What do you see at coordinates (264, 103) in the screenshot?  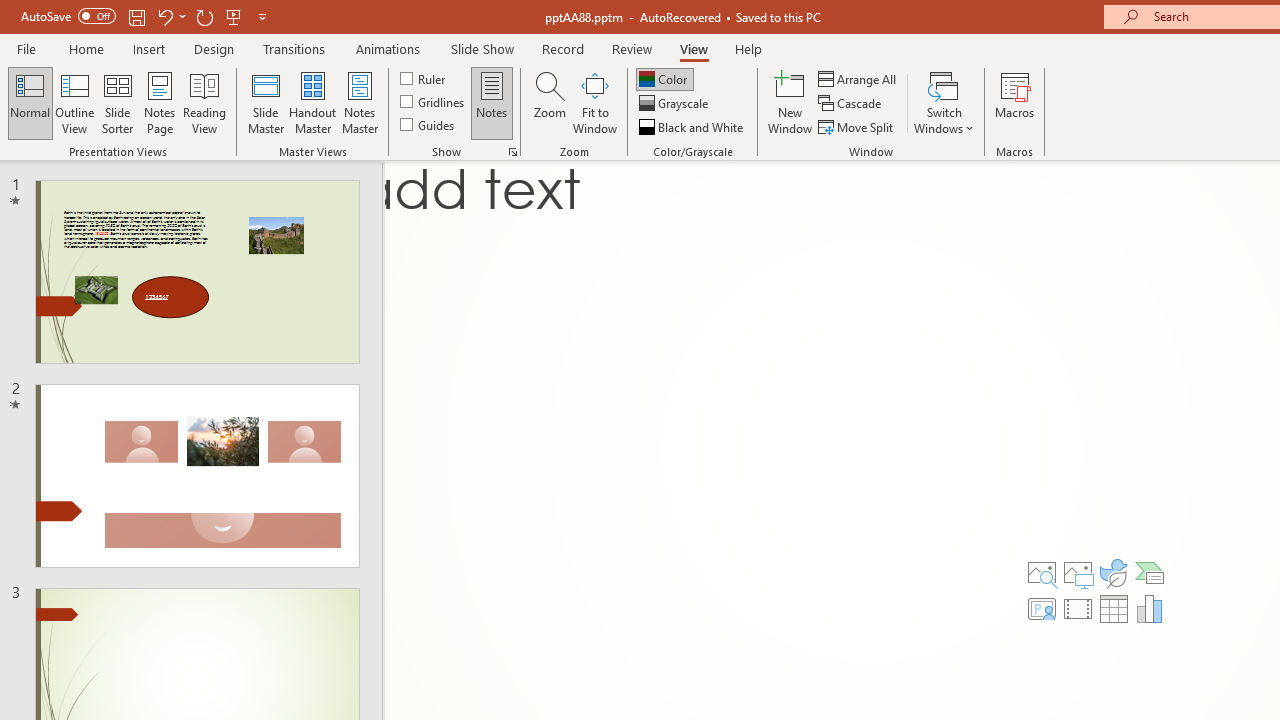 I see `'Slide Master'` at bounding box center [264, 103].